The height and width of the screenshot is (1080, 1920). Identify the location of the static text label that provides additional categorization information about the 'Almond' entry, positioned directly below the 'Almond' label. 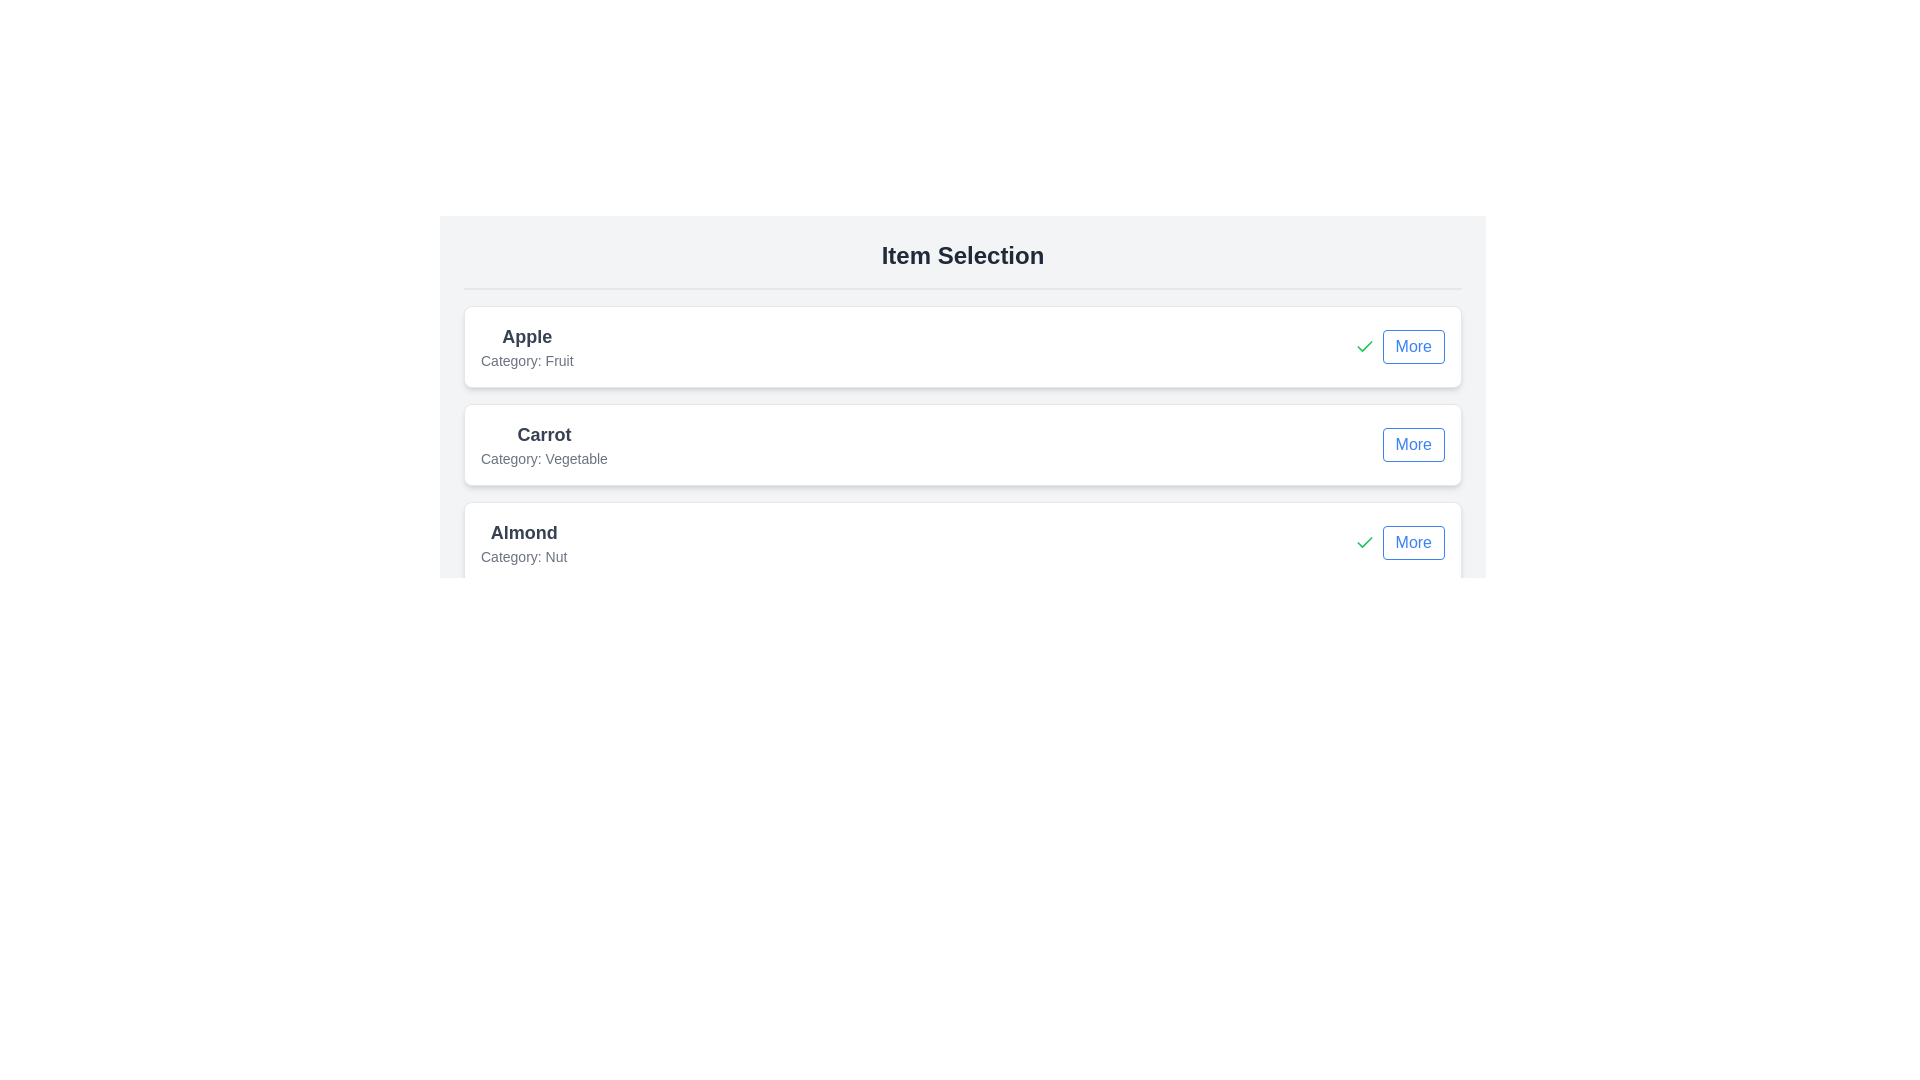
(524, 556).